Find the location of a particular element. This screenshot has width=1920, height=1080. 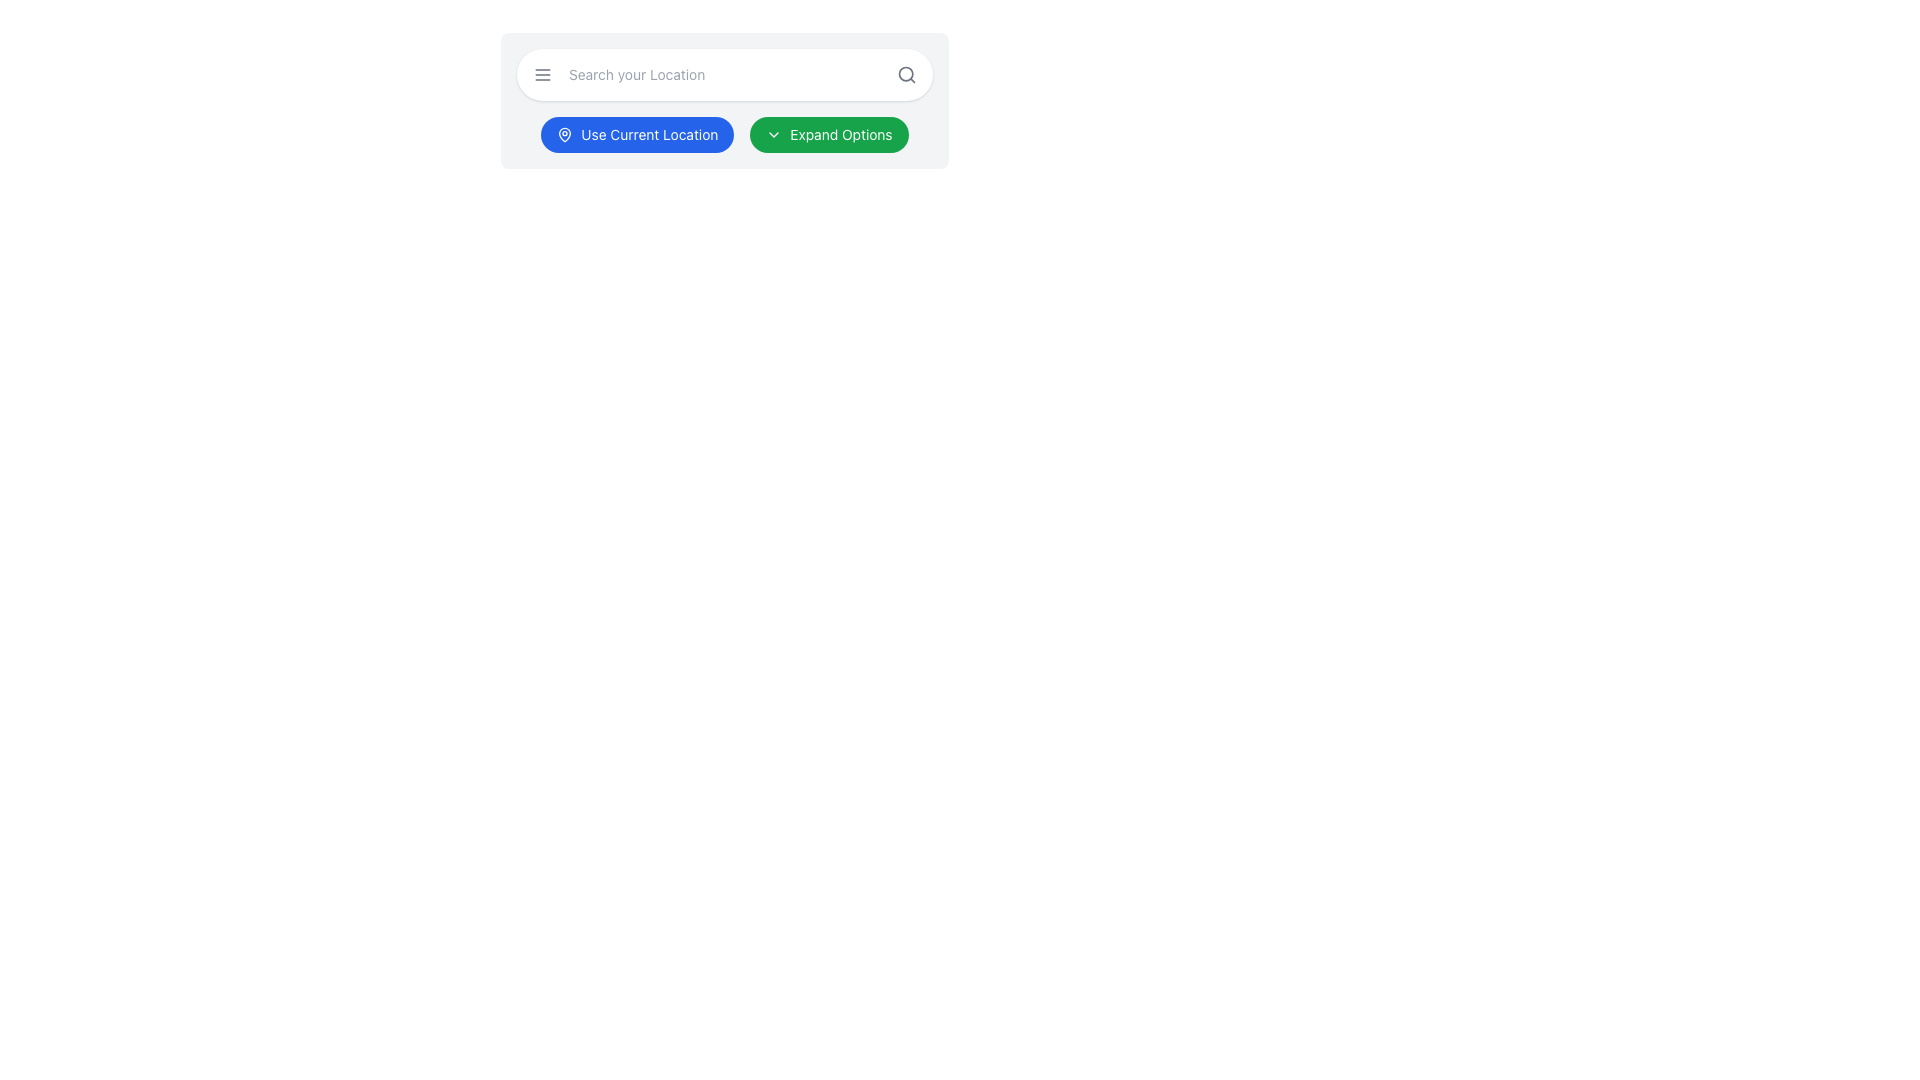

either of the two buttons located below the search bar at the top-center of the interface is located at coordinates (723, 135).